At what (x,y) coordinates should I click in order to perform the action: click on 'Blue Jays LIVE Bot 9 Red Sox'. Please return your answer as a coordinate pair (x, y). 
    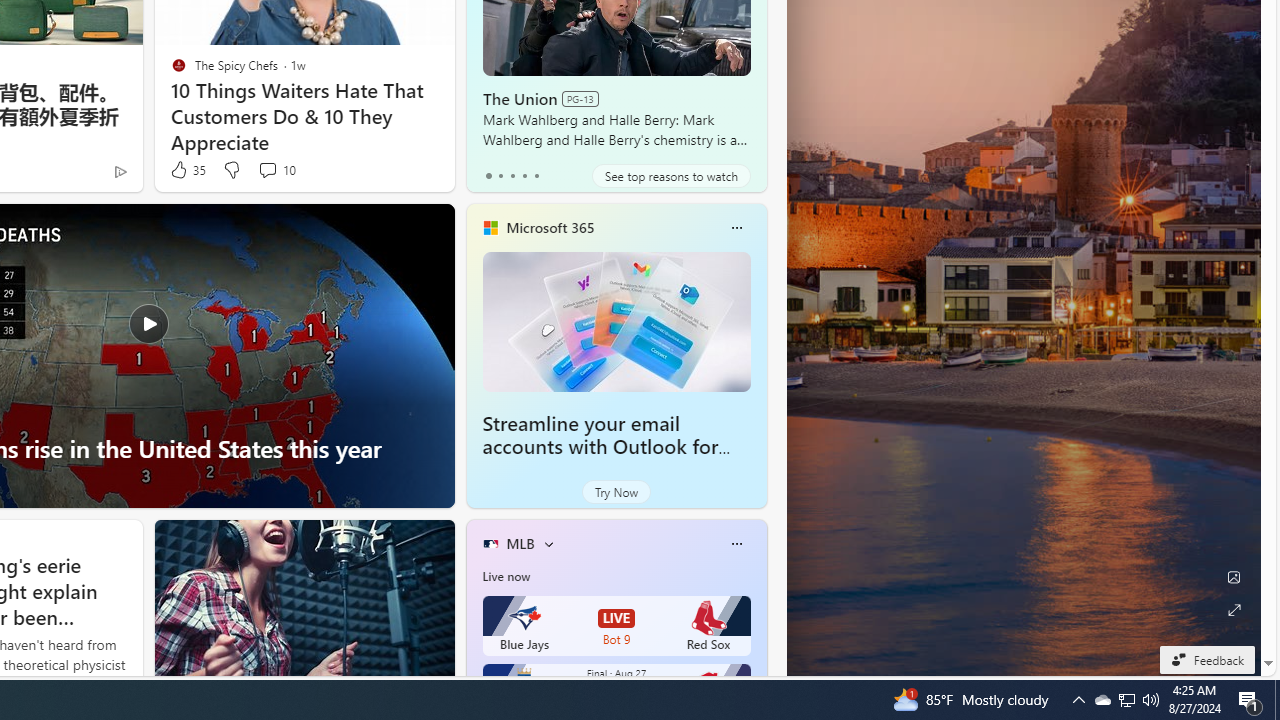
    Looking at the image, I should click on (615, 625).